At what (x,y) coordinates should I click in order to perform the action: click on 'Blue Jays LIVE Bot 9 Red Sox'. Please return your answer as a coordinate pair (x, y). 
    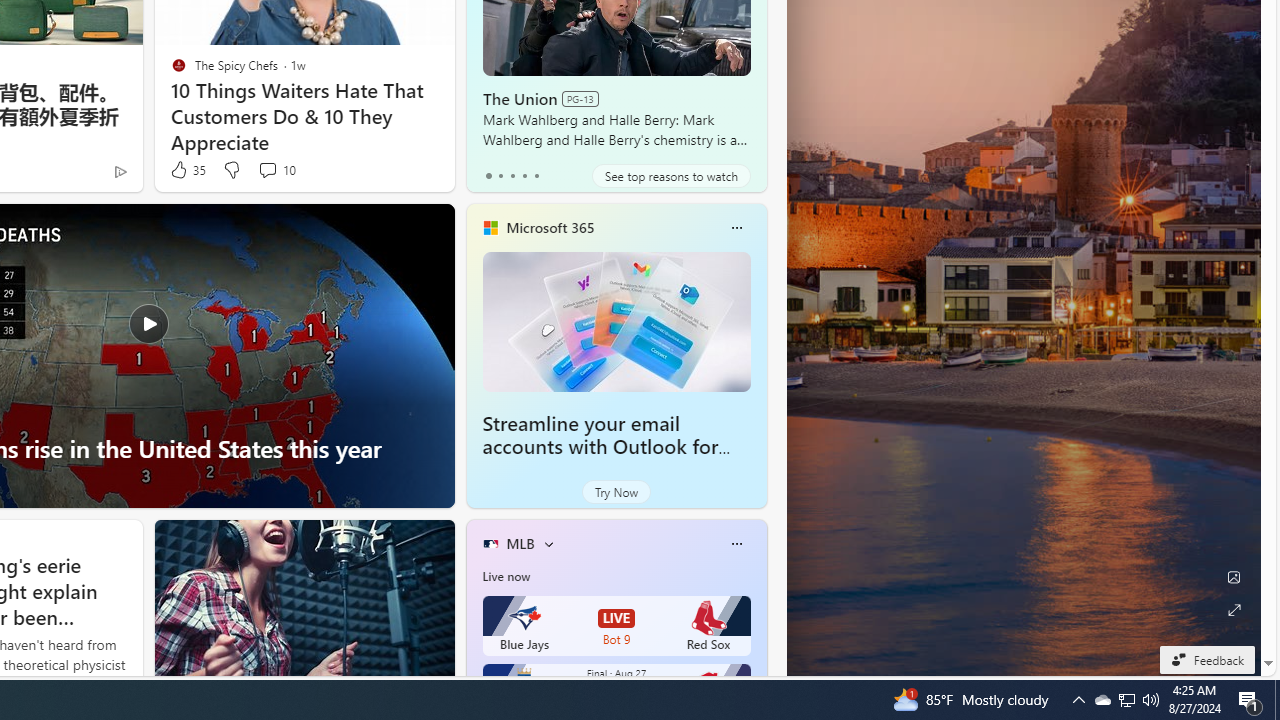
    Looking at the image, I should click on (615, 625).